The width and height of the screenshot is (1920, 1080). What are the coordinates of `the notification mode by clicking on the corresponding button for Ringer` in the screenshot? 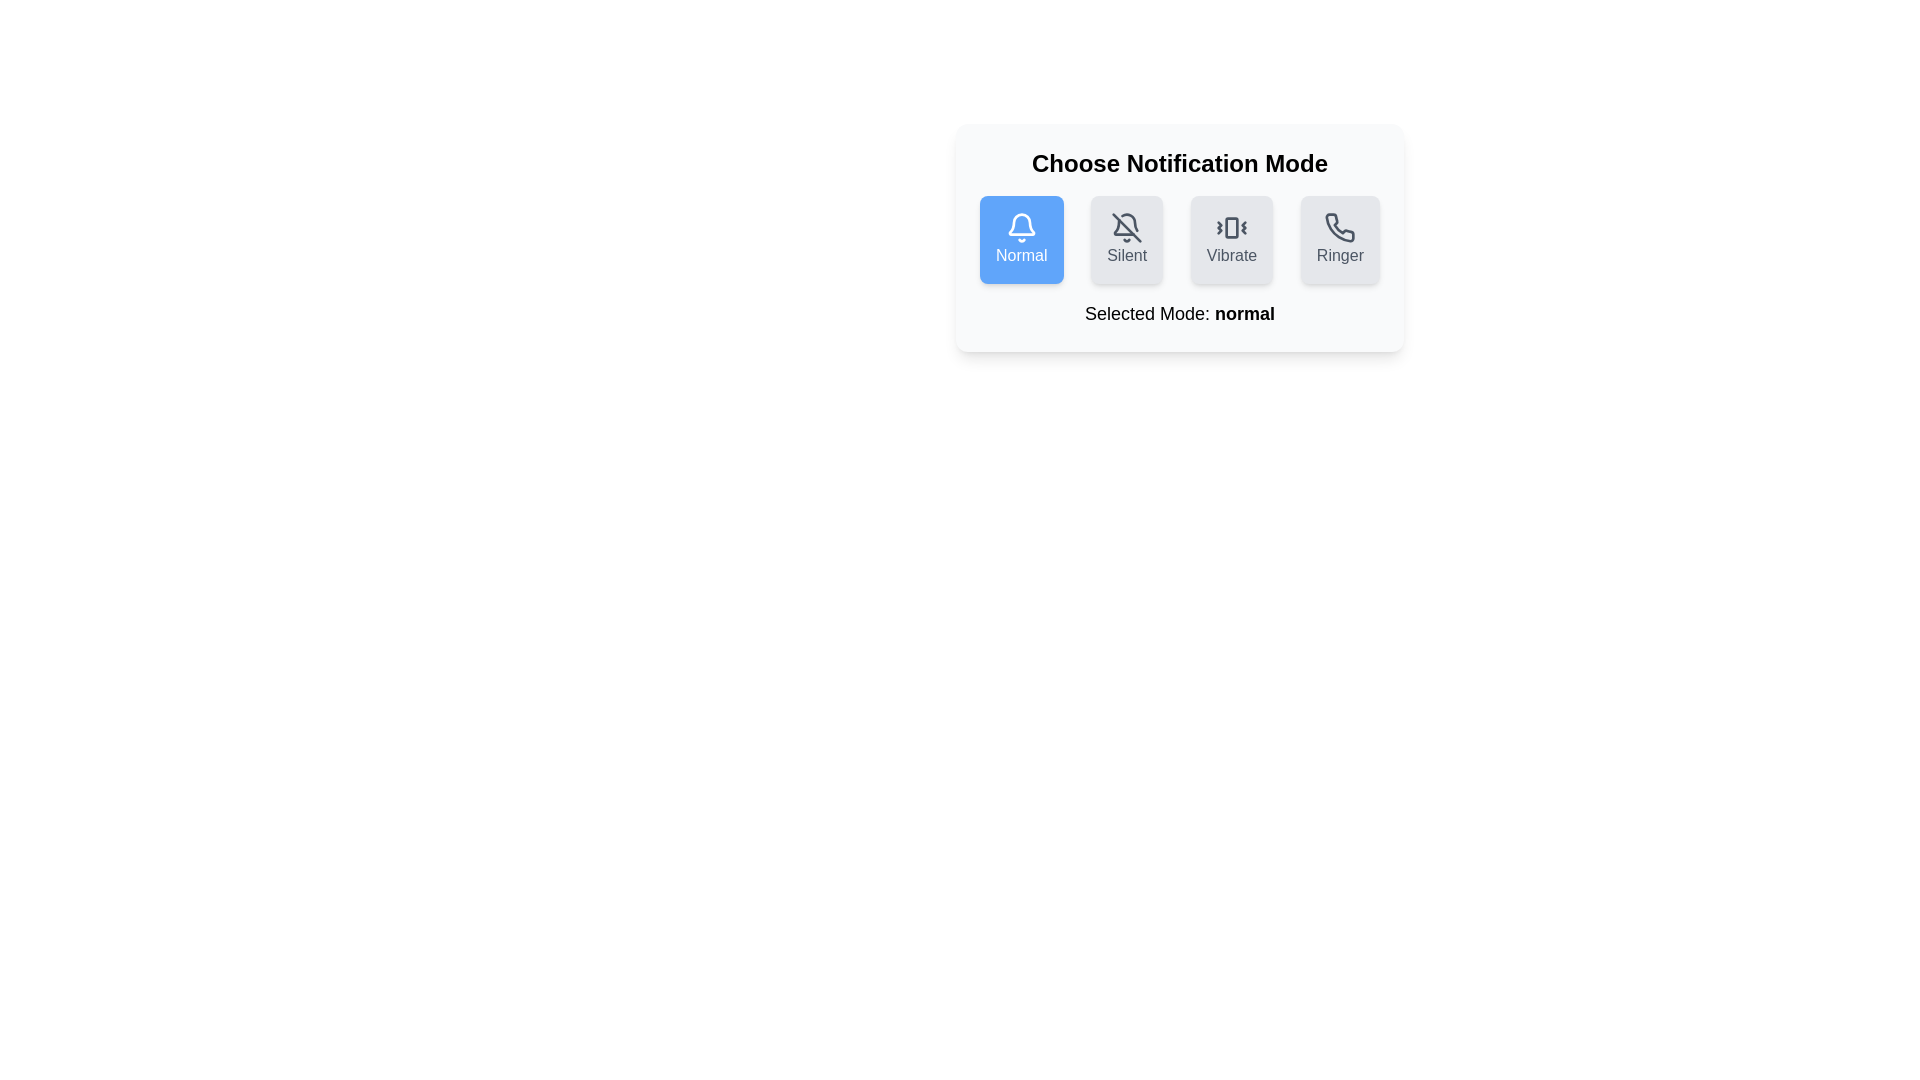 It's located at (1340, 238).